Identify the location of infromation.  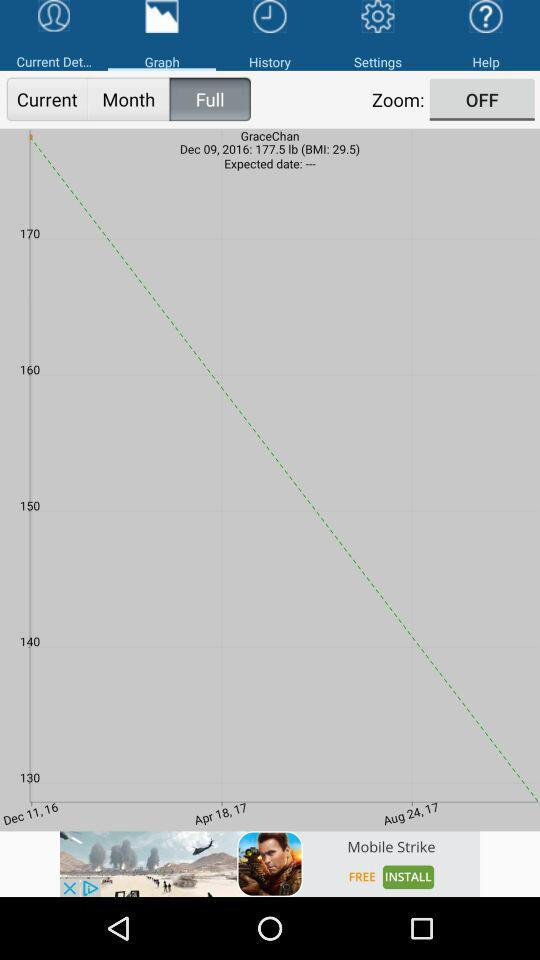
(270, 863).